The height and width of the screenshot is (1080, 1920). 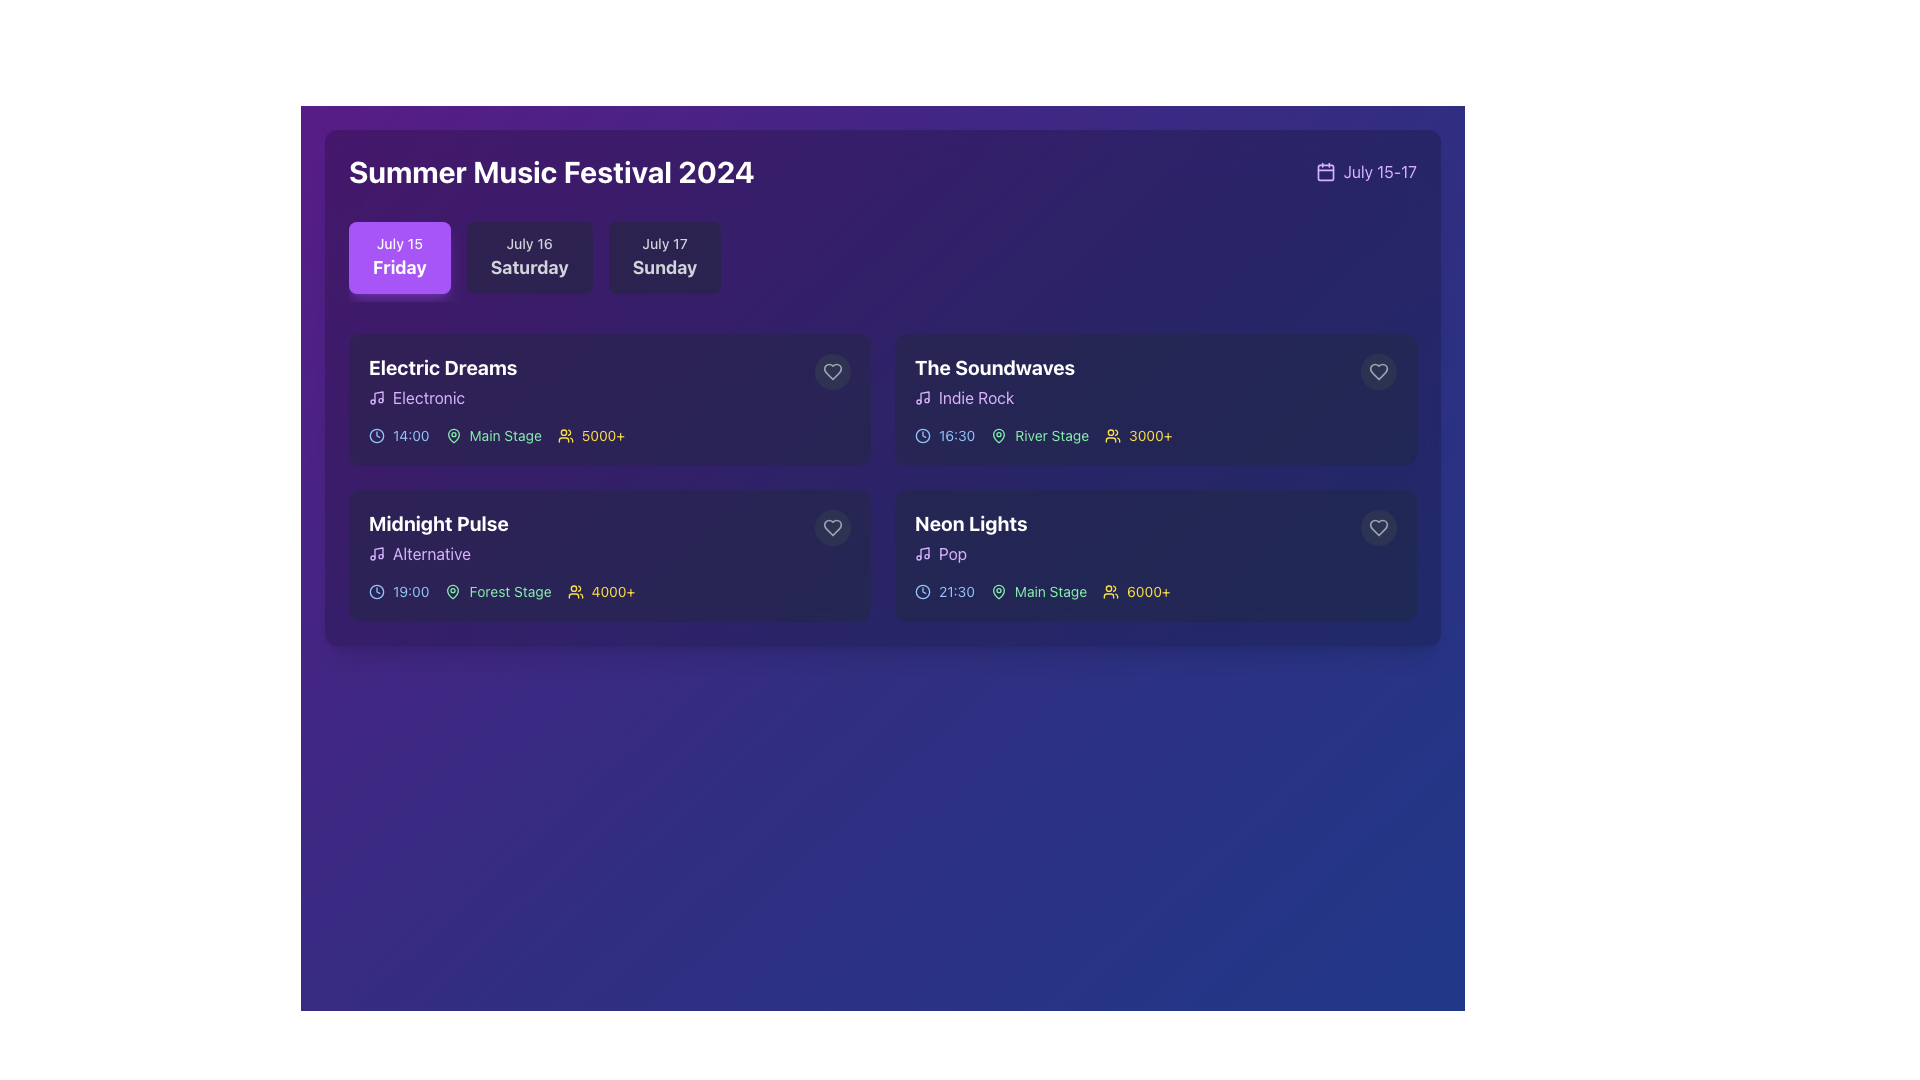 What do you see at coordinates (377, 590) in the screenshot?
I see `the clock icon located to the immediate left of the '19:00' time text label under the 'Midnight Pulse' event section as part of its context` at bounding box center [377, 590].